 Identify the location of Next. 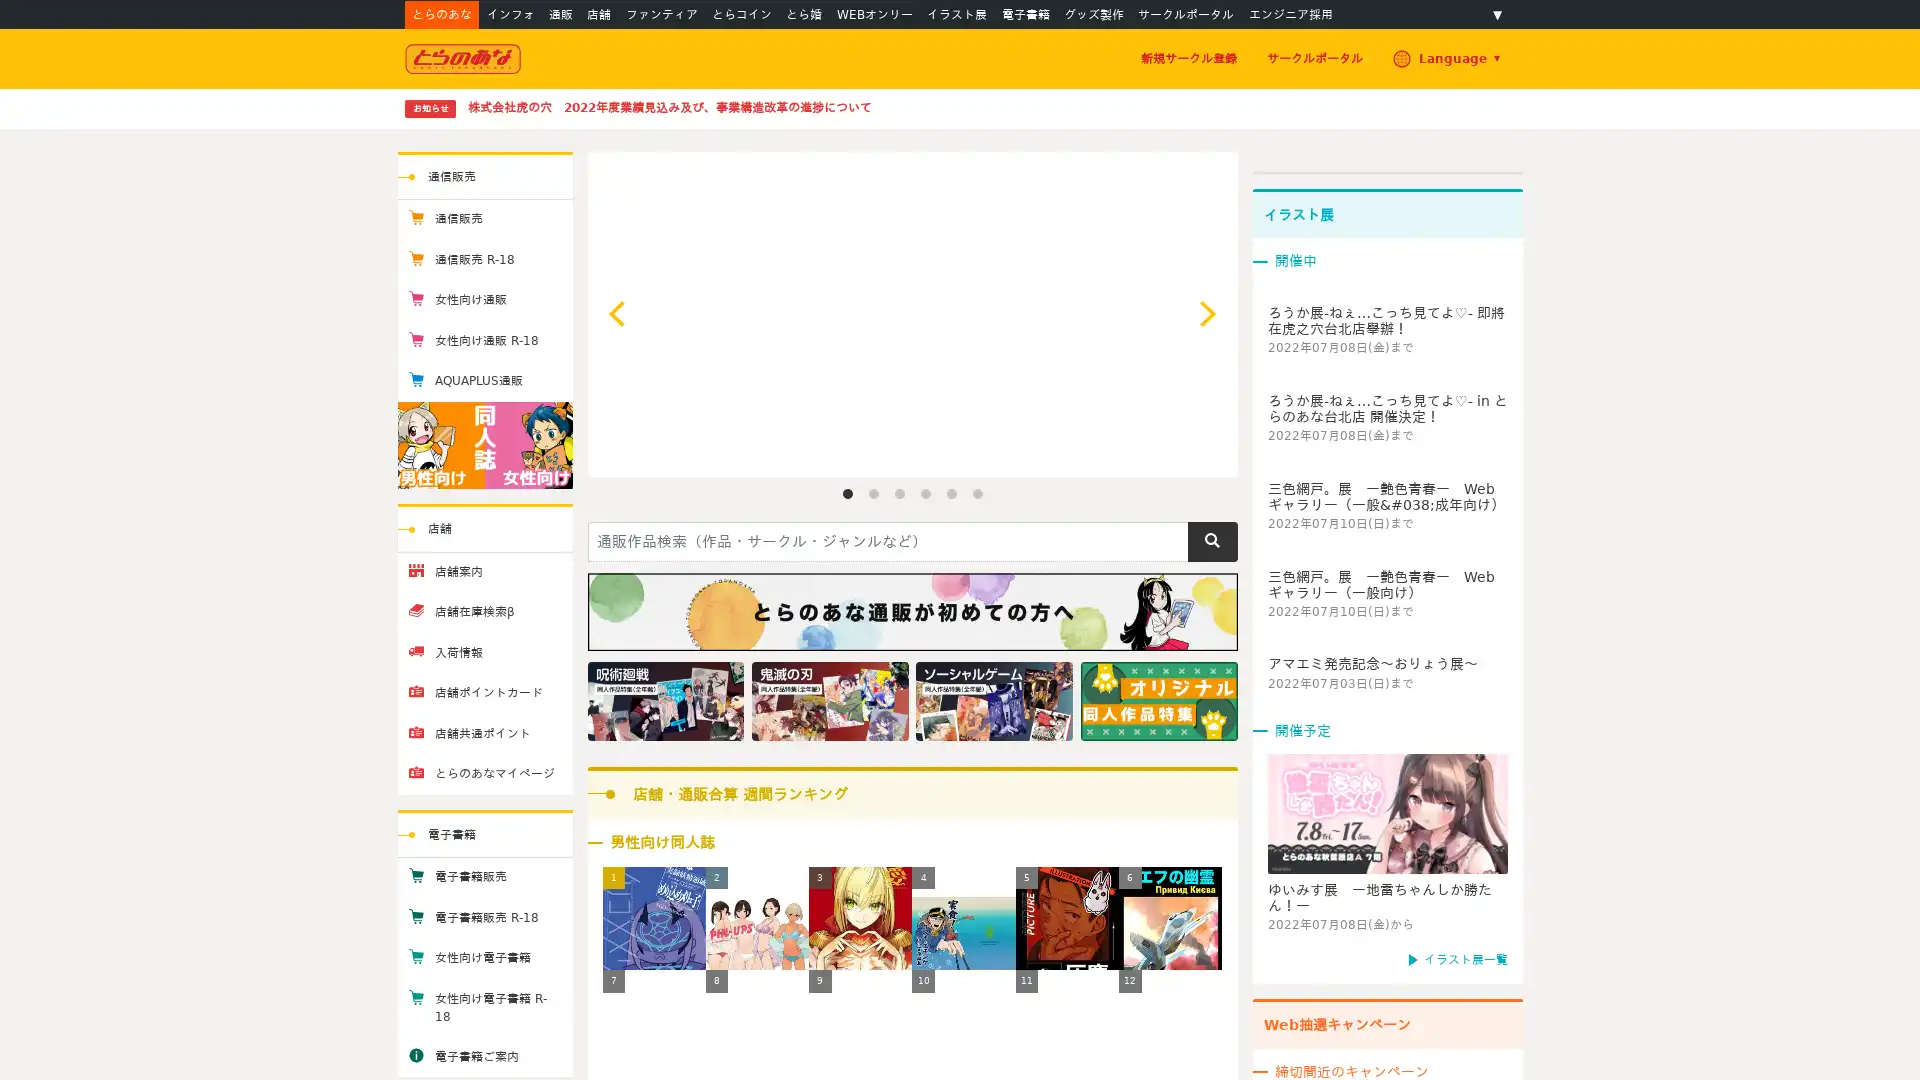
(1203, 313).